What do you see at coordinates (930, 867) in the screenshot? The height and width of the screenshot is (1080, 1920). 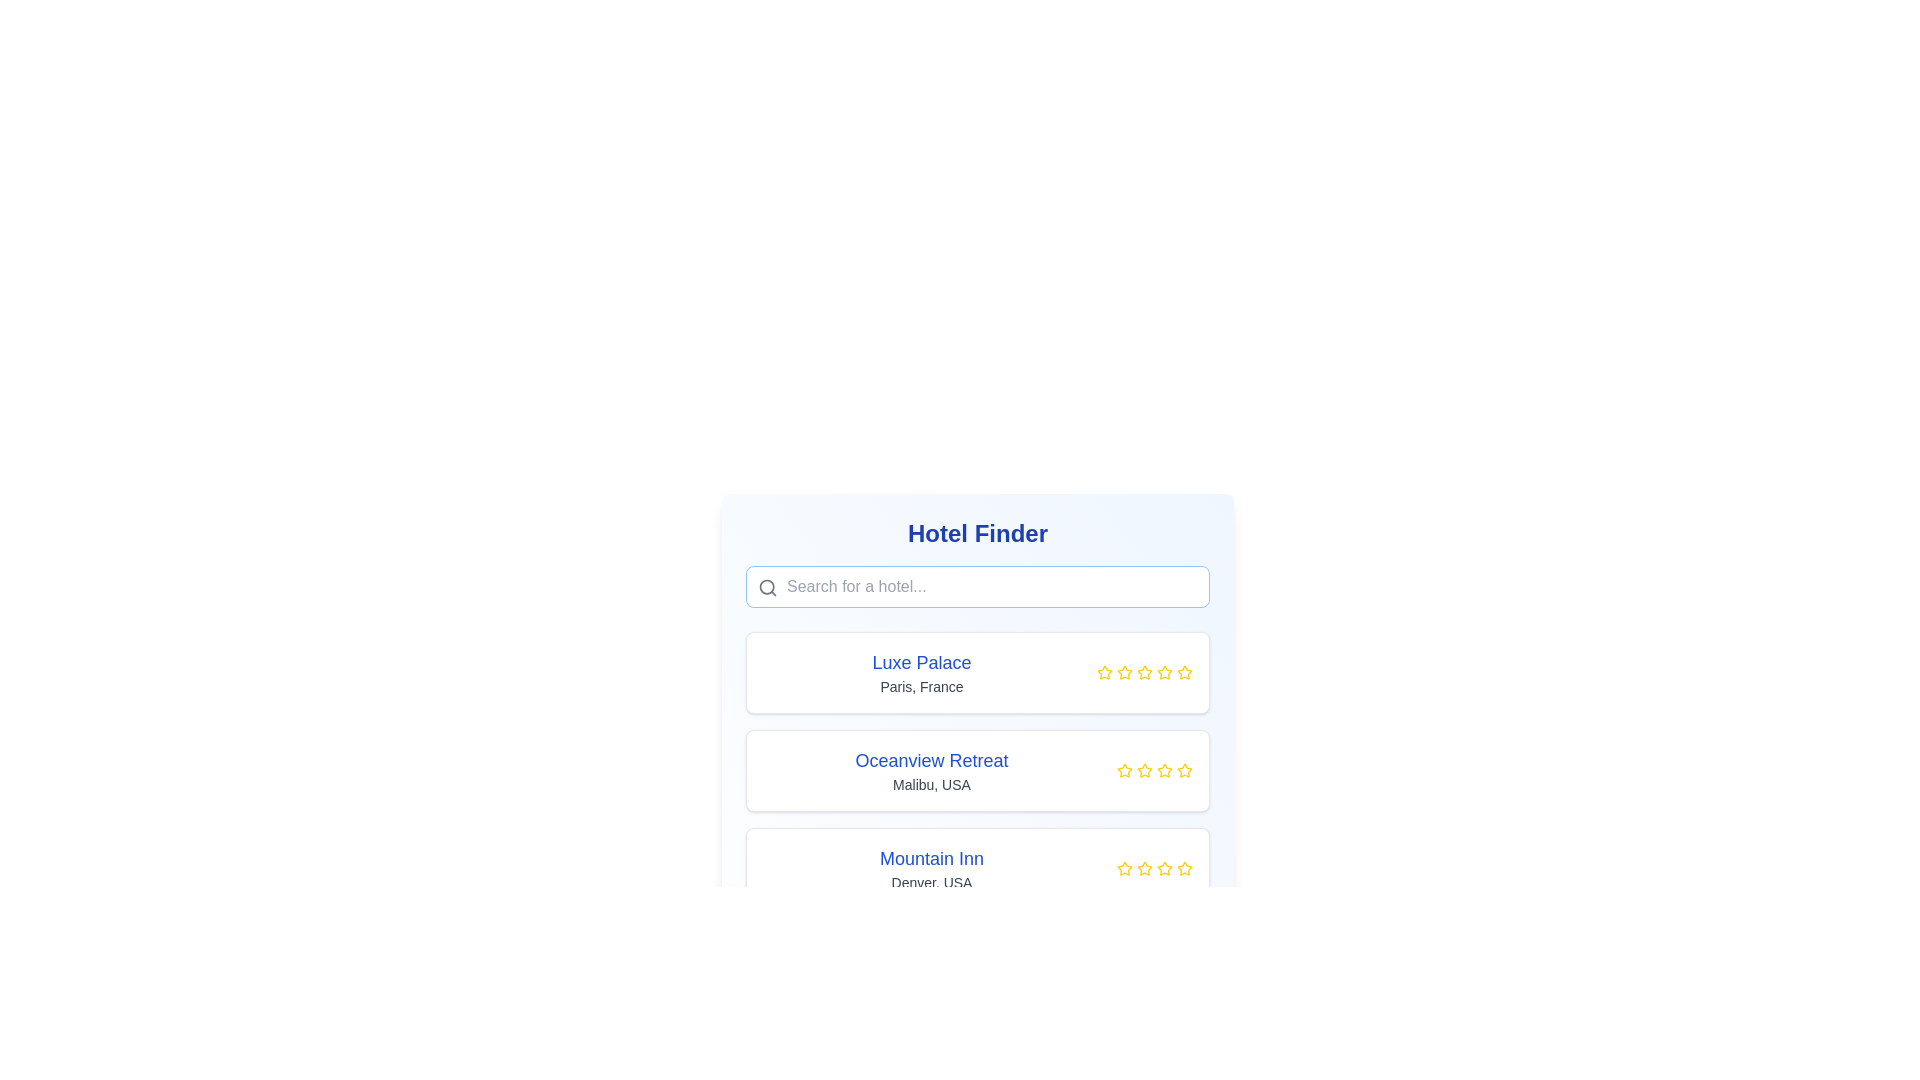 I see `the Text Label displaying 'Mountain Inn' and 'Denver, USA', which is the third listing in a vertical layout, styled with distinct font sizes and colors` at bounding box center [930, 867].